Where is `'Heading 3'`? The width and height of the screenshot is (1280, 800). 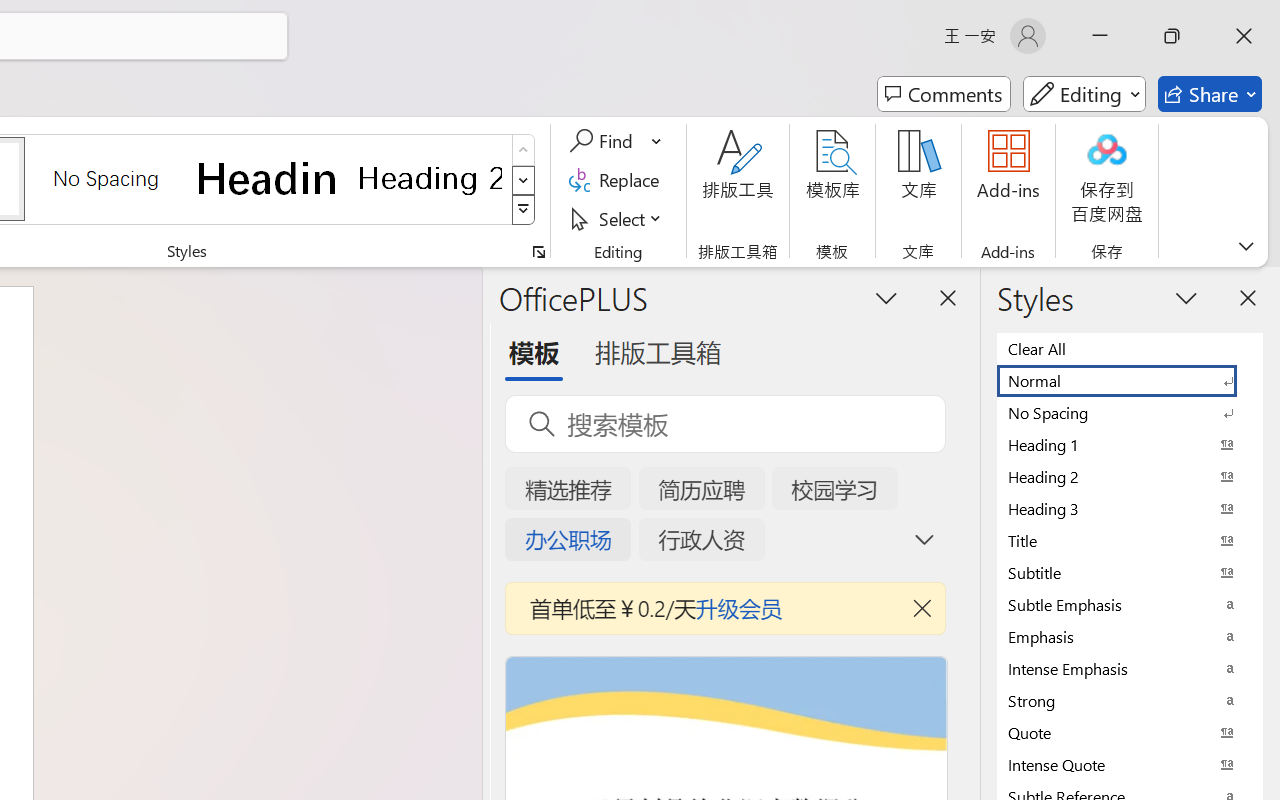 'Heading 3' is located at coordinates (1130, 507).